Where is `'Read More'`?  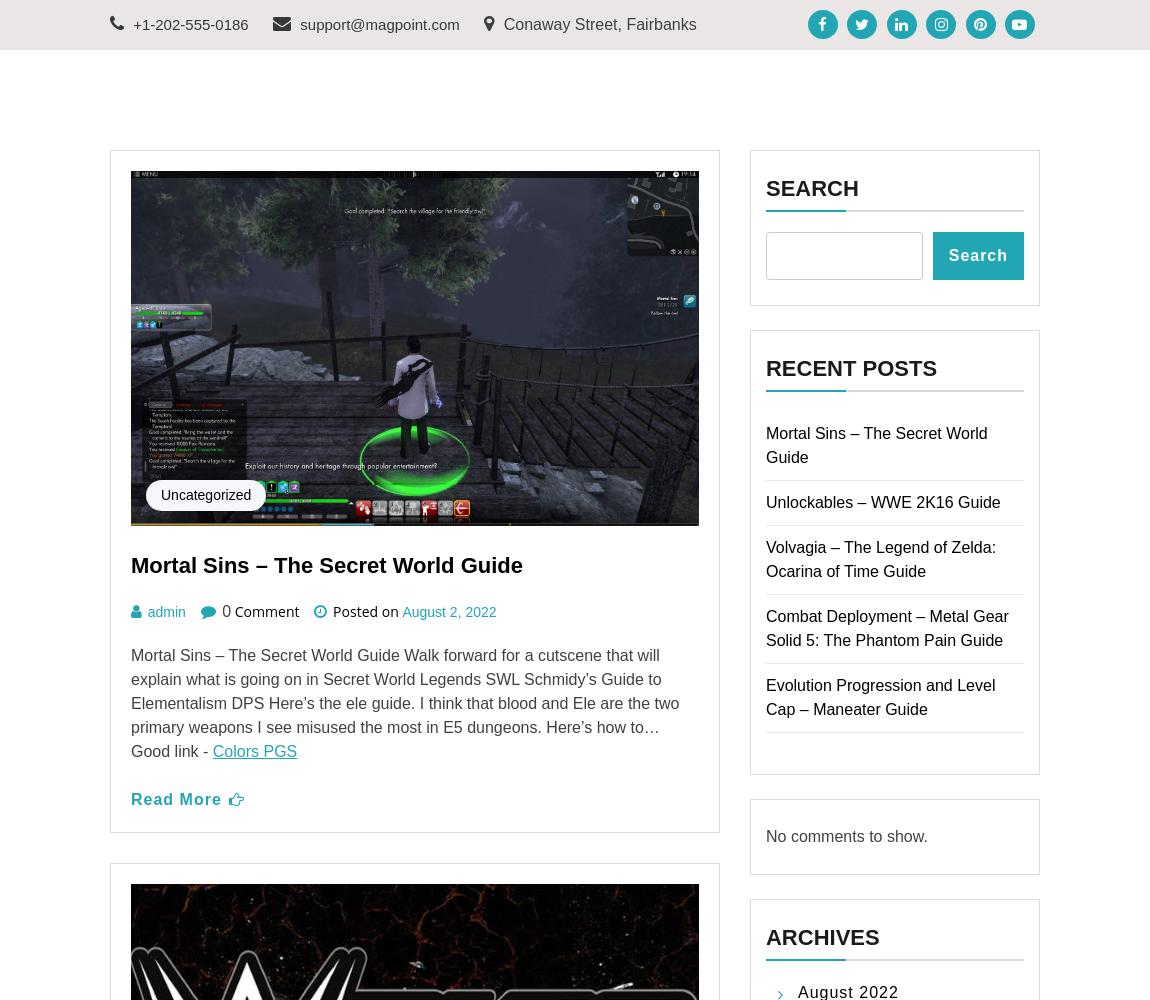 'Read More' is located at coordinates (174, 358).